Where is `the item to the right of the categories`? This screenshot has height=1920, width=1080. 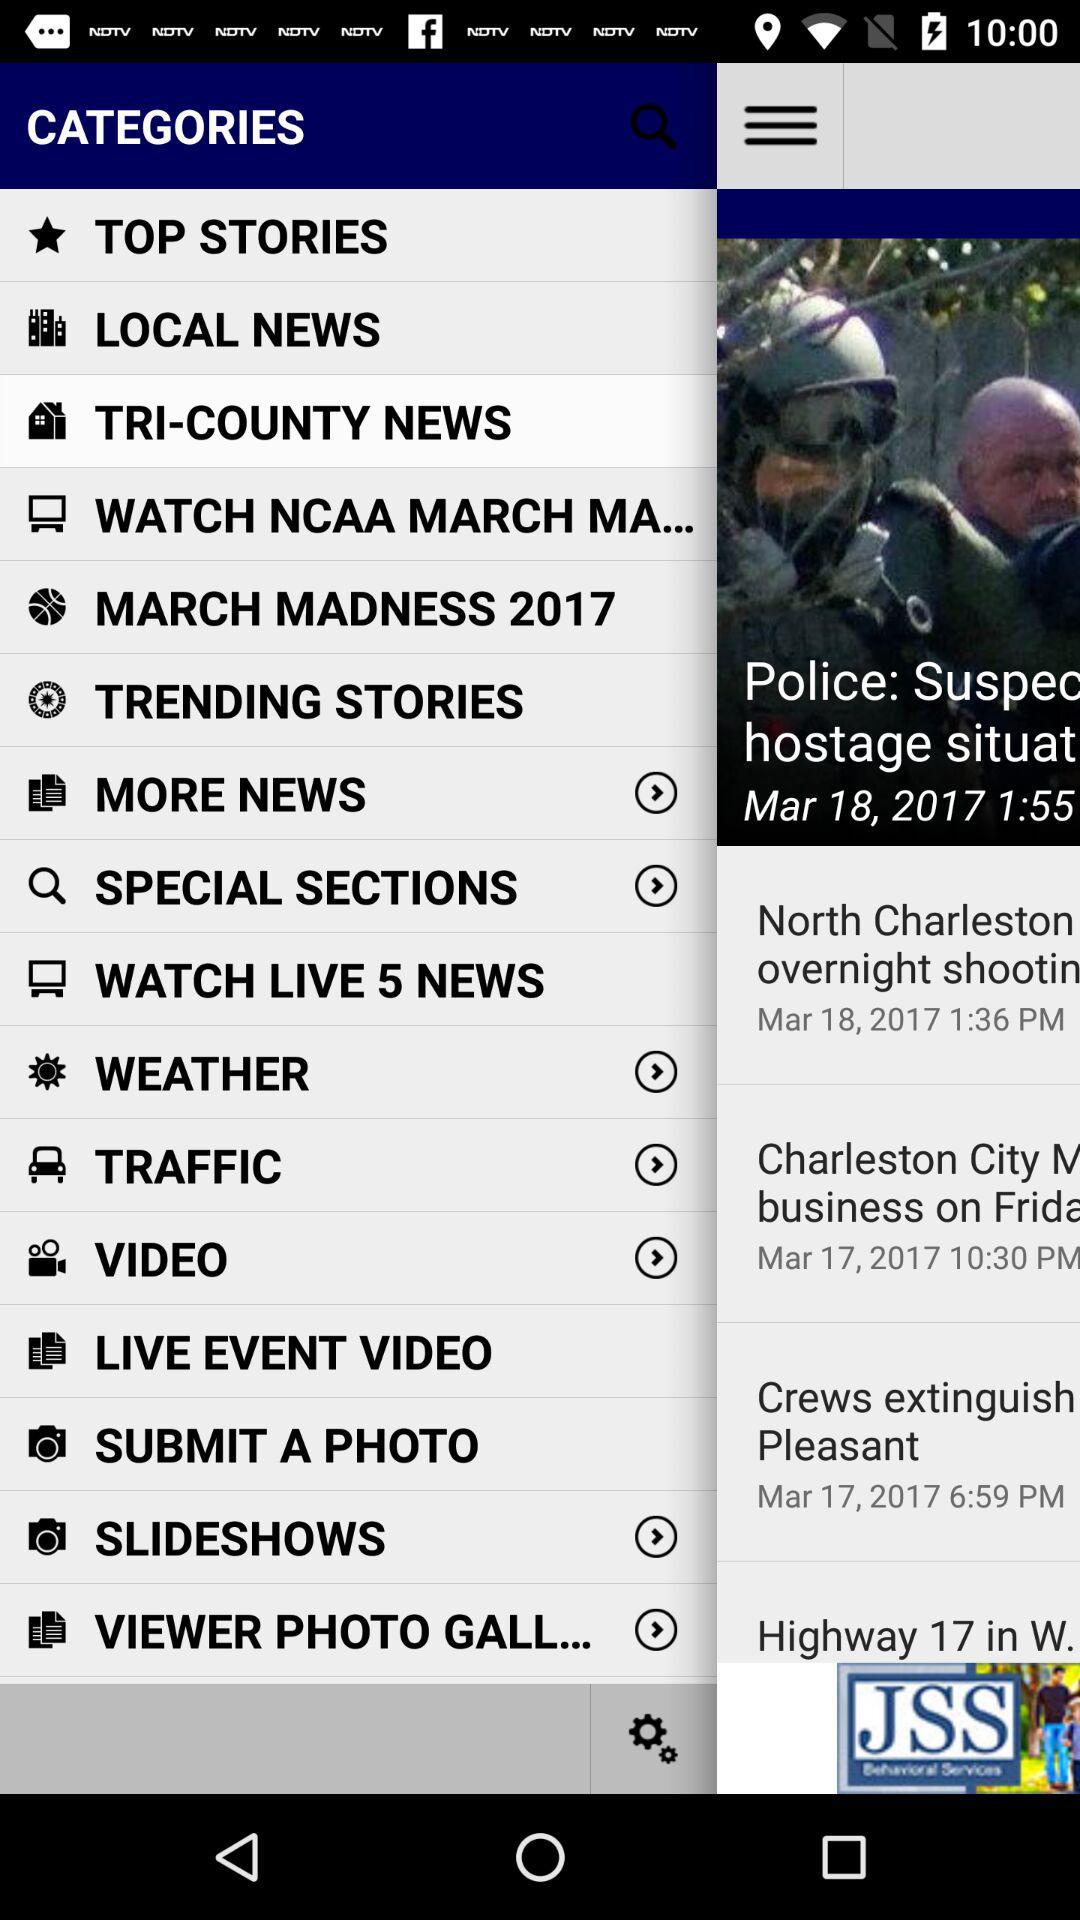 the item to the right of the categories is located at coordinates (778, 124).